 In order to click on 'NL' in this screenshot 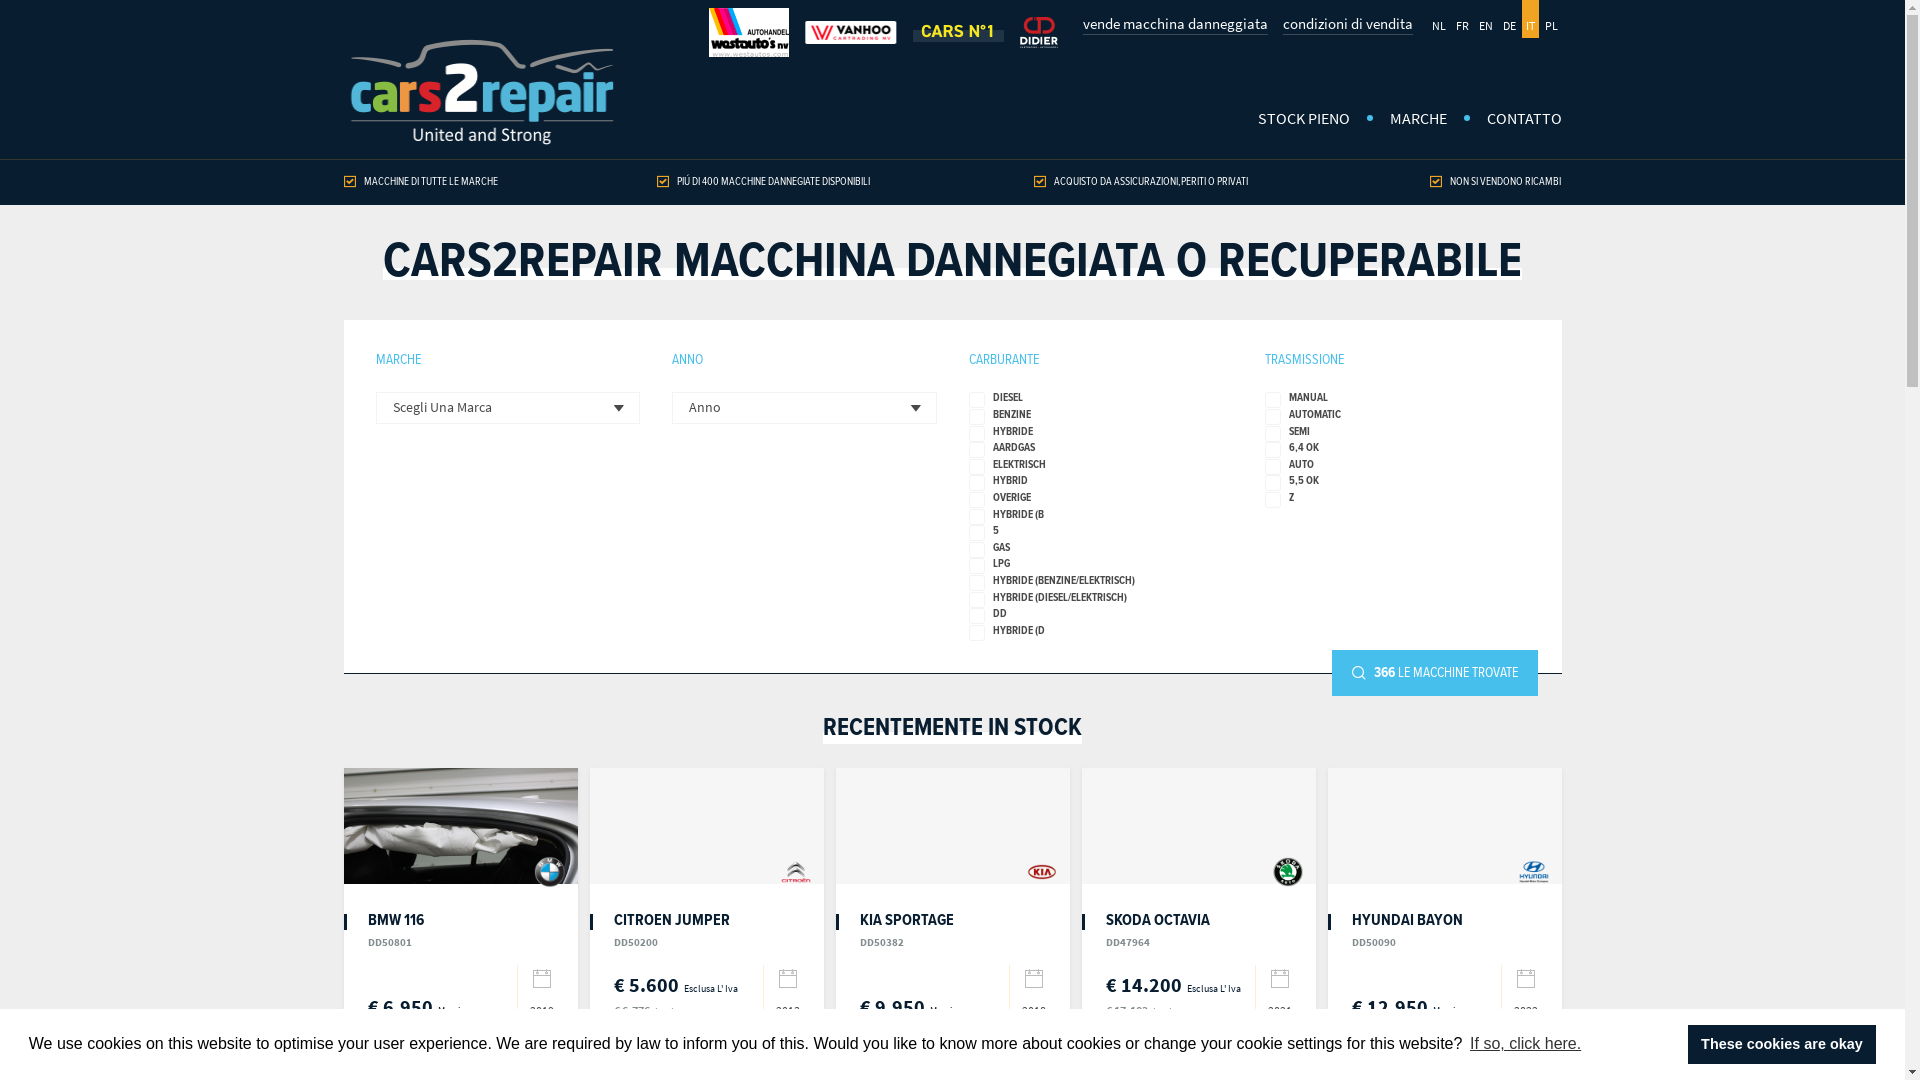, I will do `click(1438, 19)`.